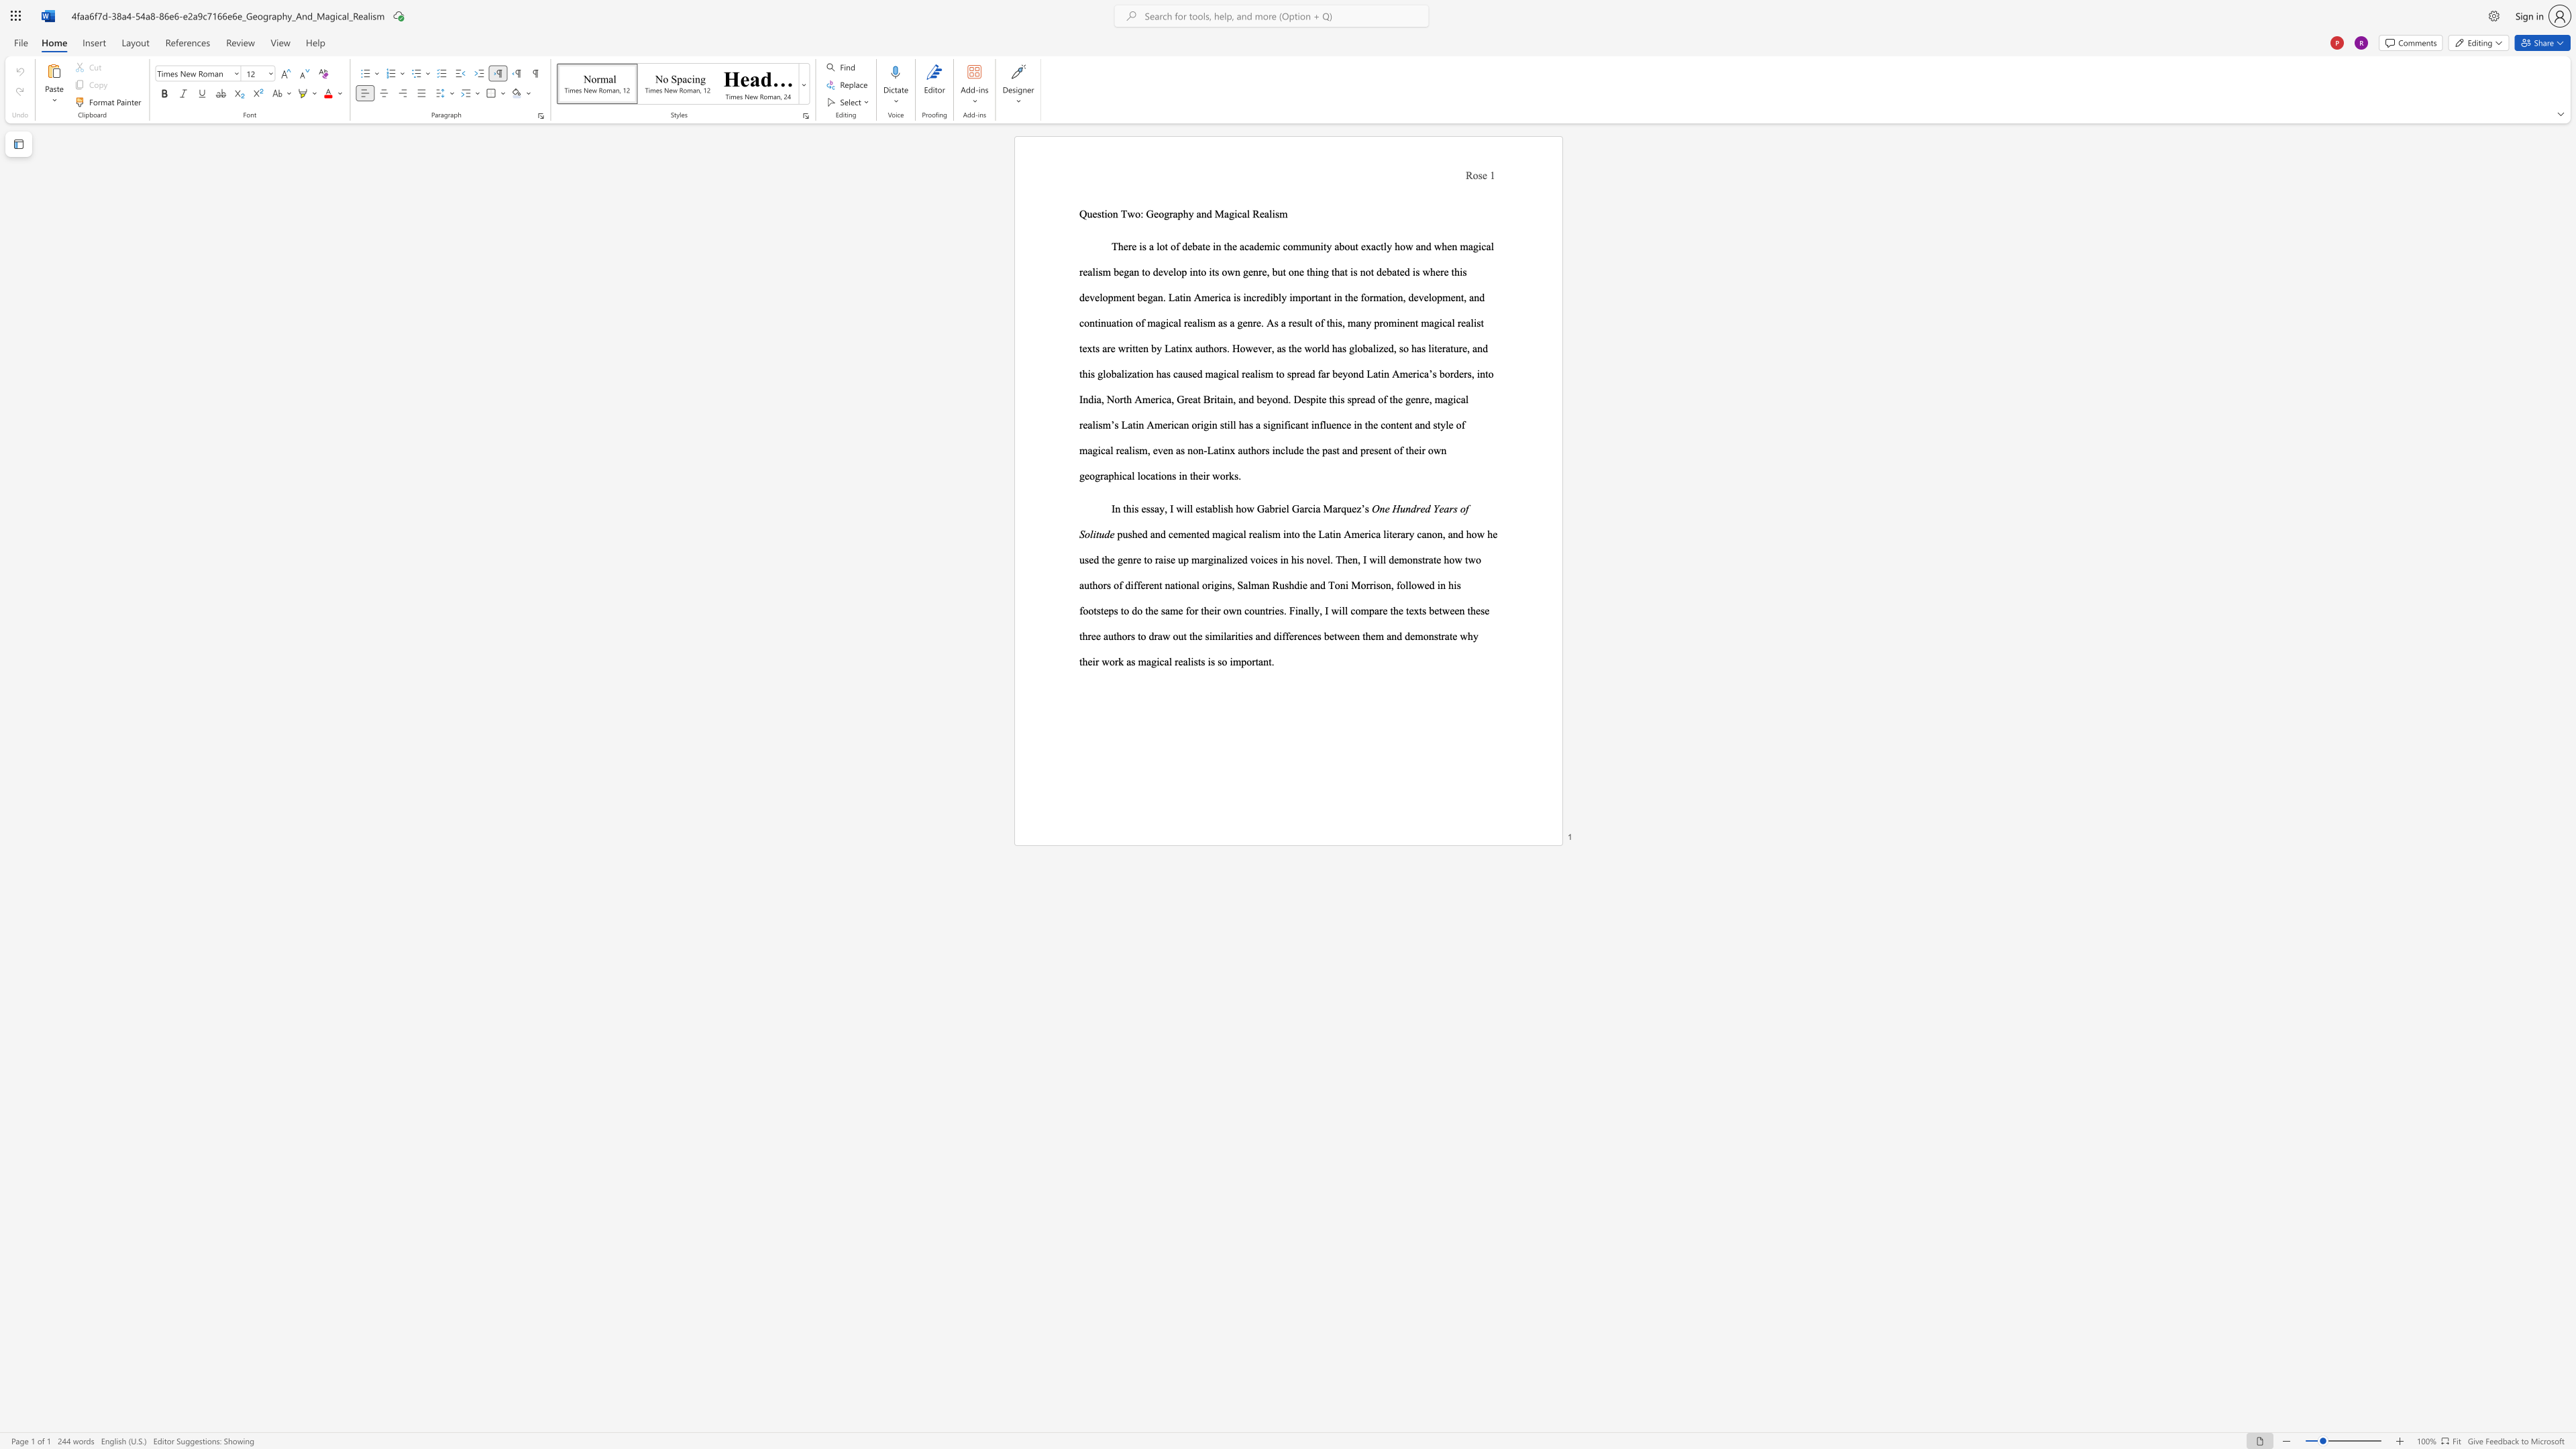 The width and height of the screenshot is (2576, 1449). Describe the element at coordinates (1097, 423) in the screenshot. I see `the subset text "sm" within the text "o spread far beyond Latin America’s borders, into India, North America, Great Britain, and beyond. Despite this spread of the genre, magical realism’s Latin American origin still has a"` at that location.